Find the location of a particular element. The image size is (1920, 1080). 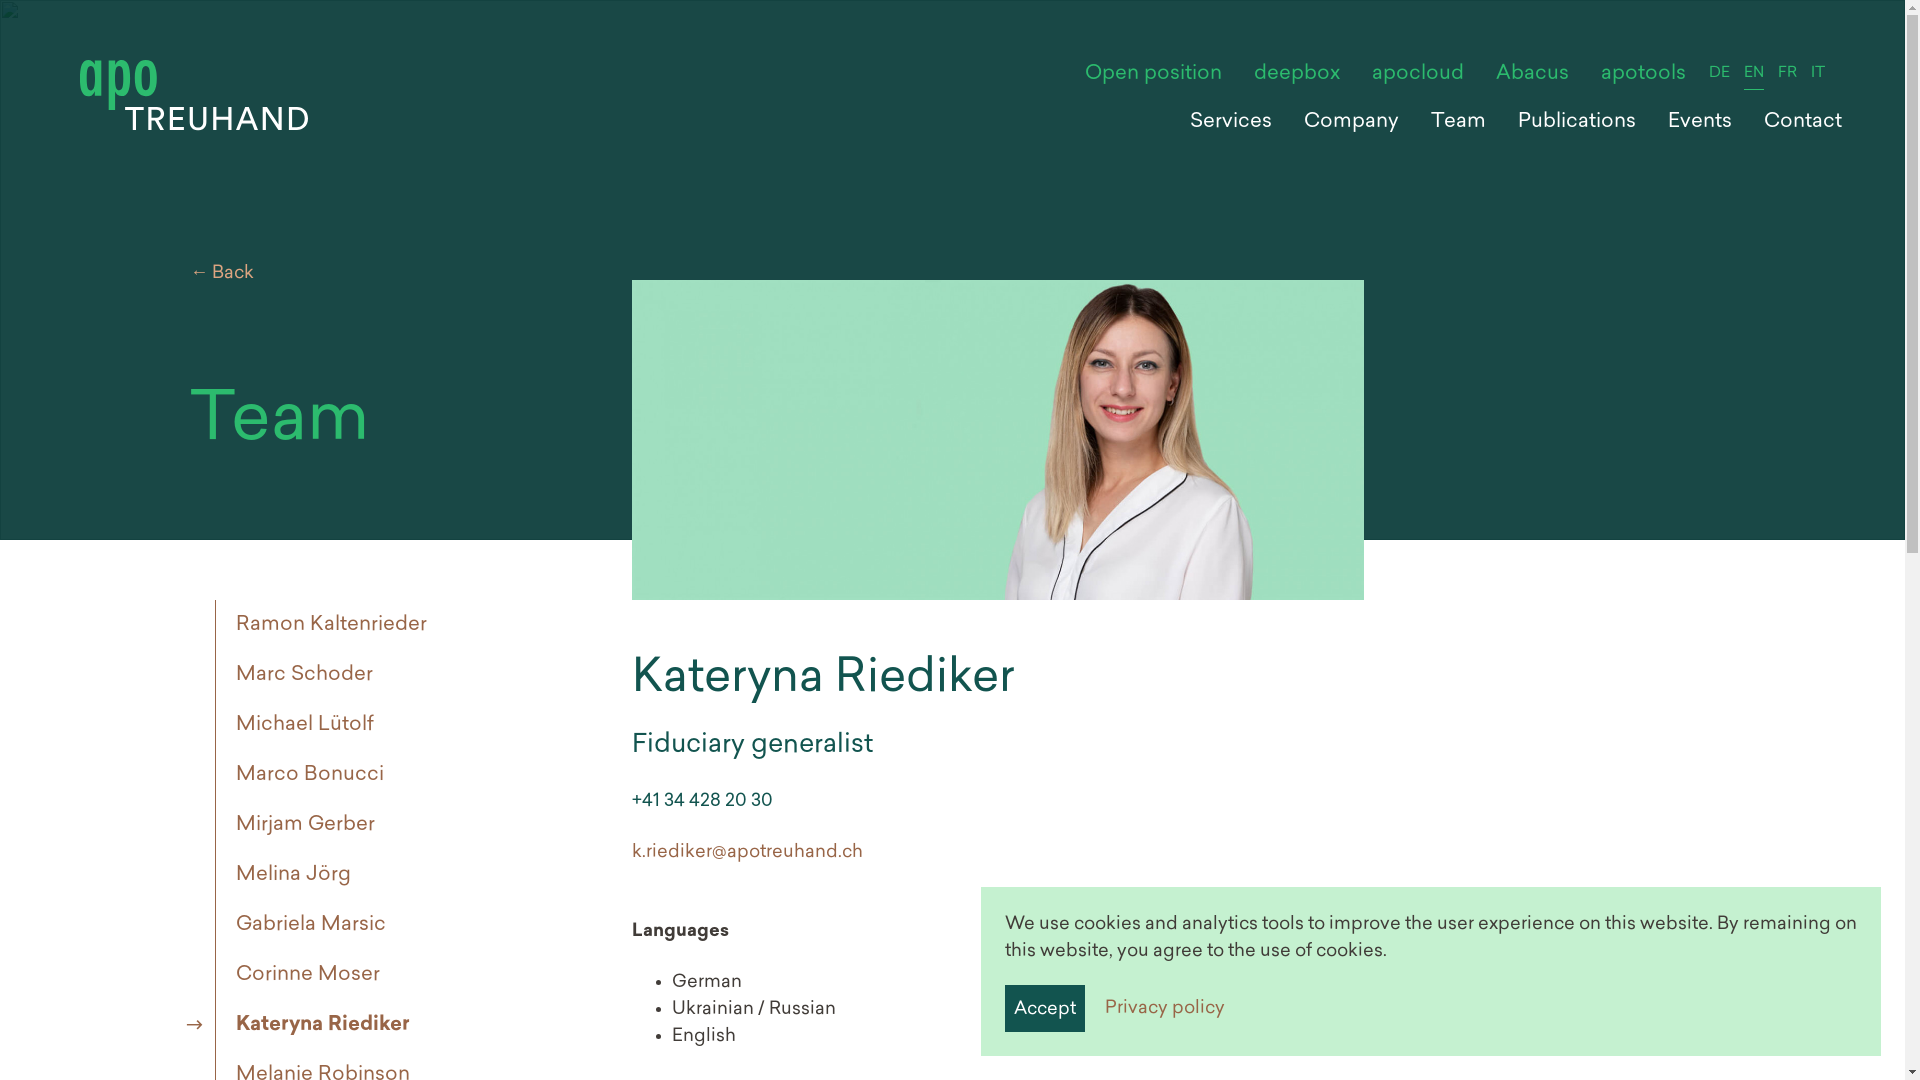

'apotools' is located at coordinates (1643, 72).